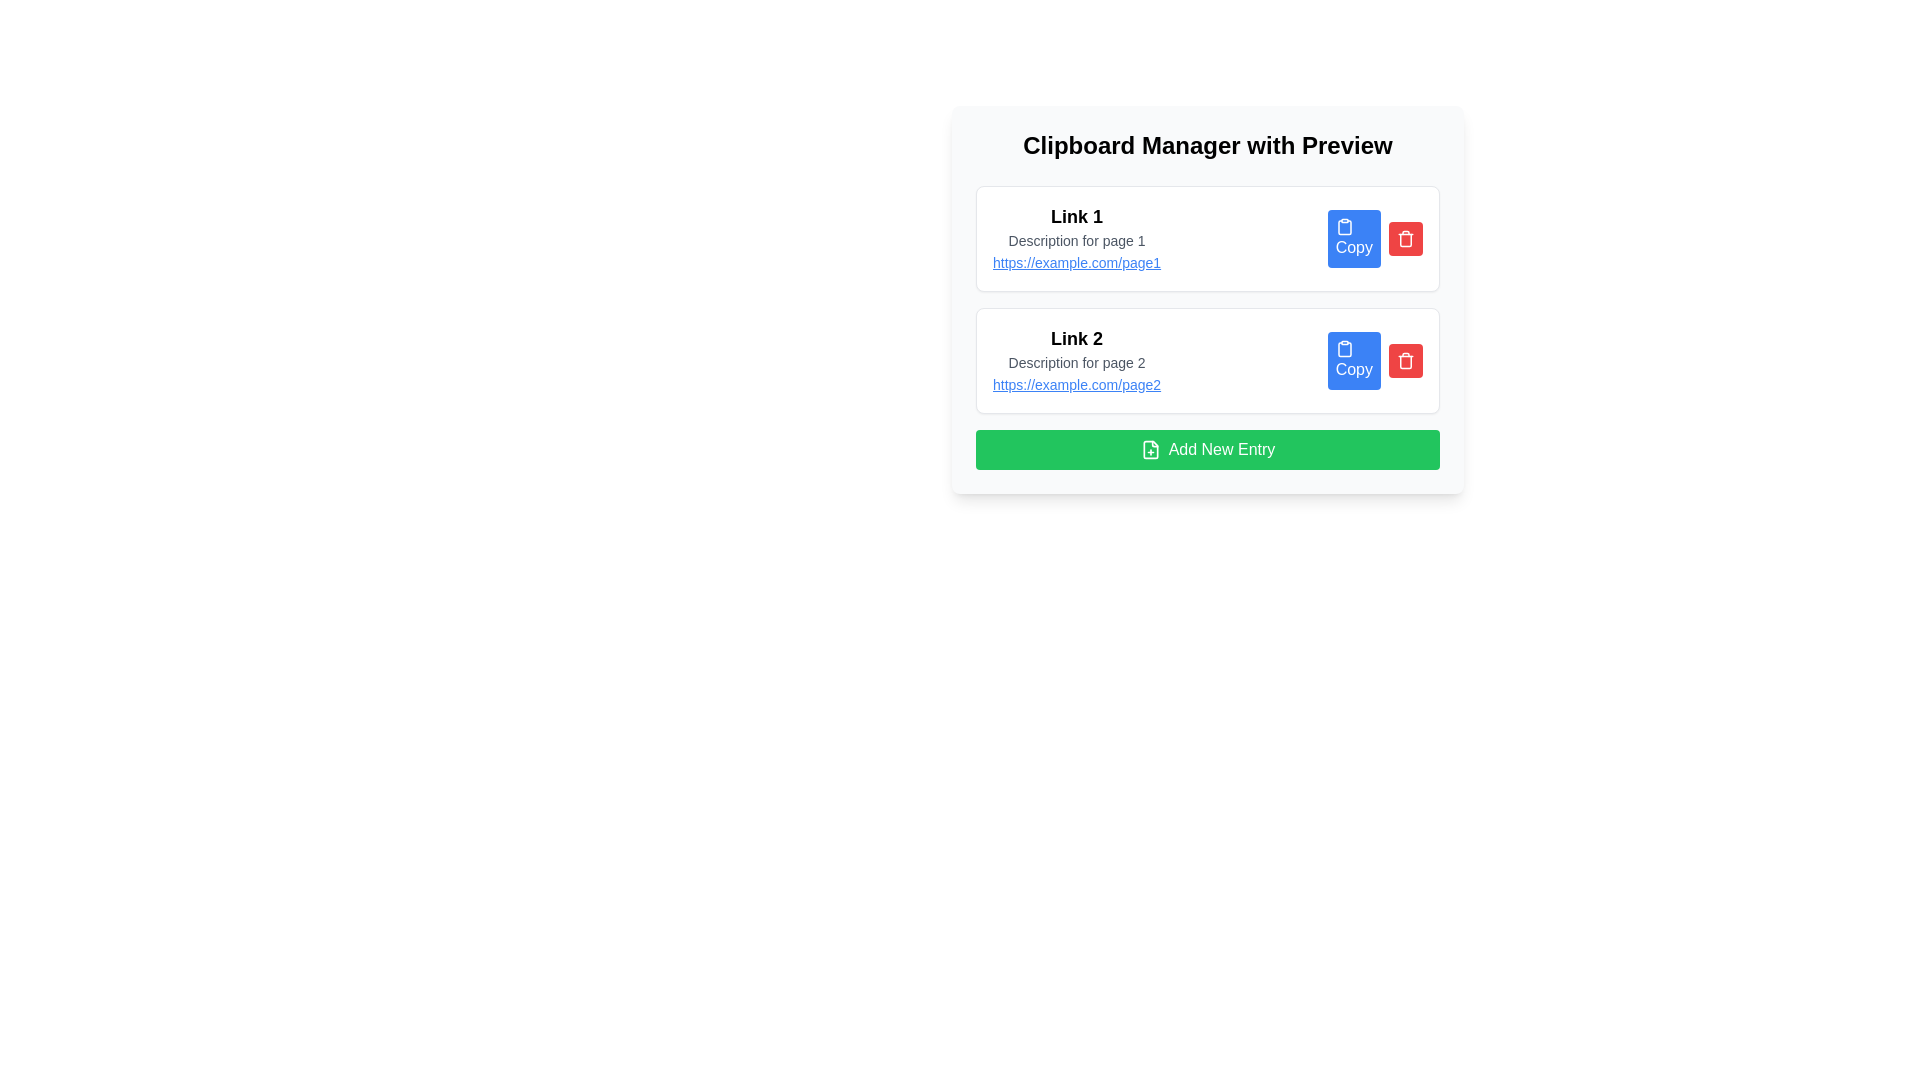 The height and width of the screenshot is (1080, 1920). I want to click on the textual hyperlink styled in blue with an underline that links to 'https://example.com/page2' located at the bottom of the group for 'Link 2', so click(1076, 385).